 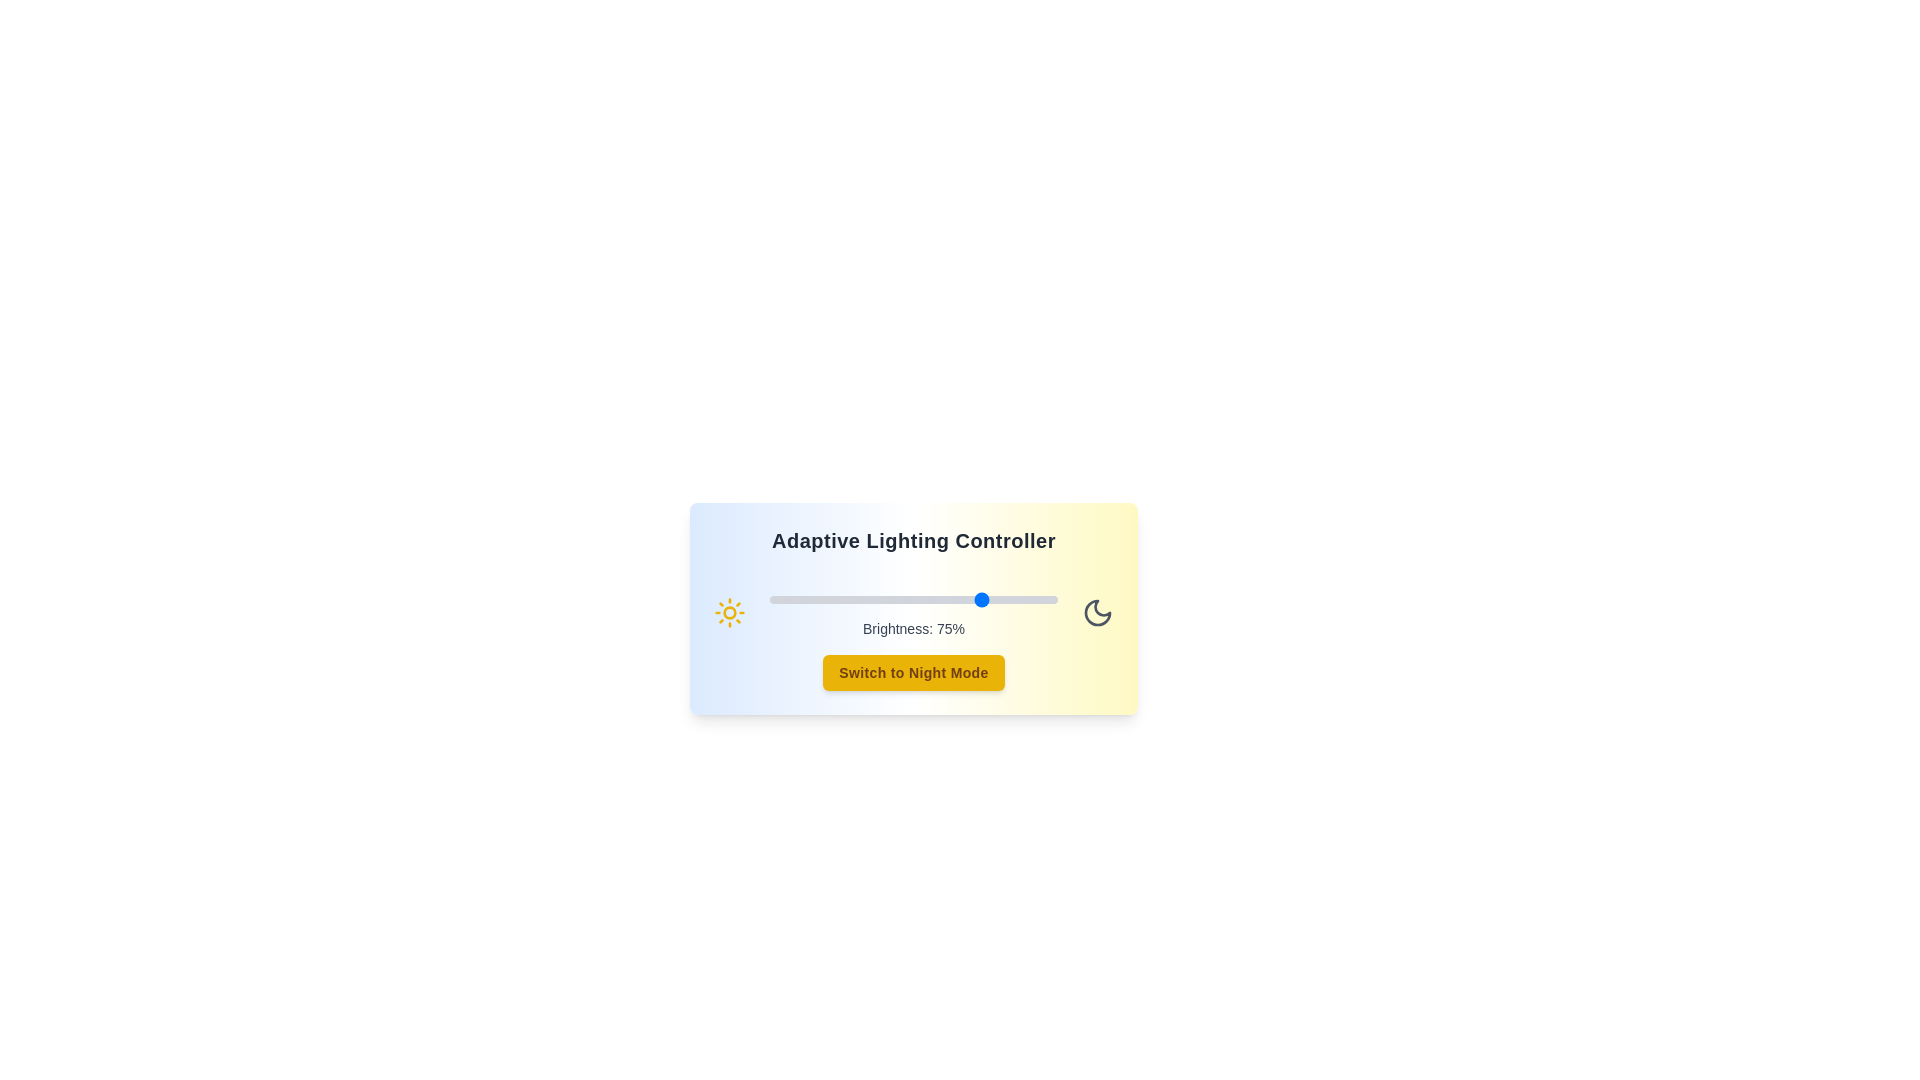 I want to click on the brightness level, so click(x=889, y=599).